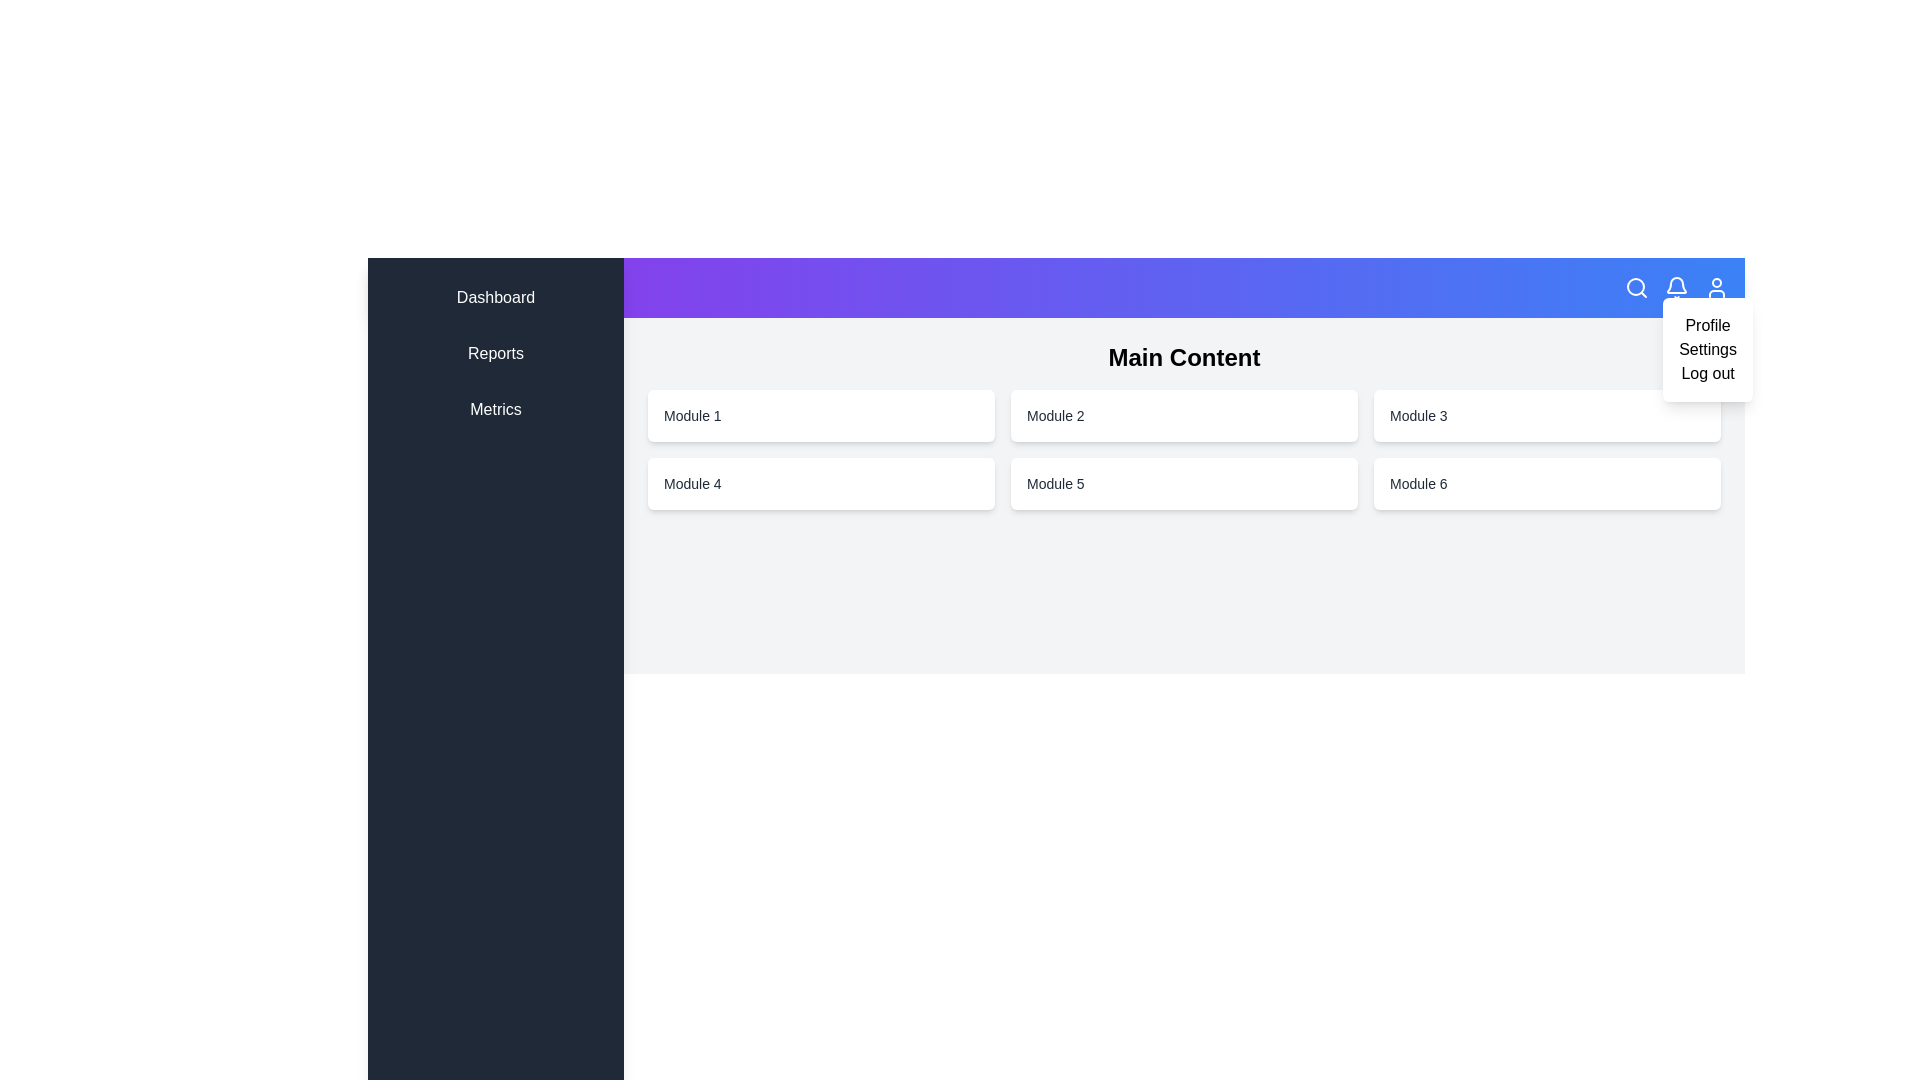 This screenshot has height=1080, width=1920. What do you see at coordinates (1707, 349) in the screenshot?
I see `the 'Settings' text label in the dropdown menu` at bounding box center [1707, 349].